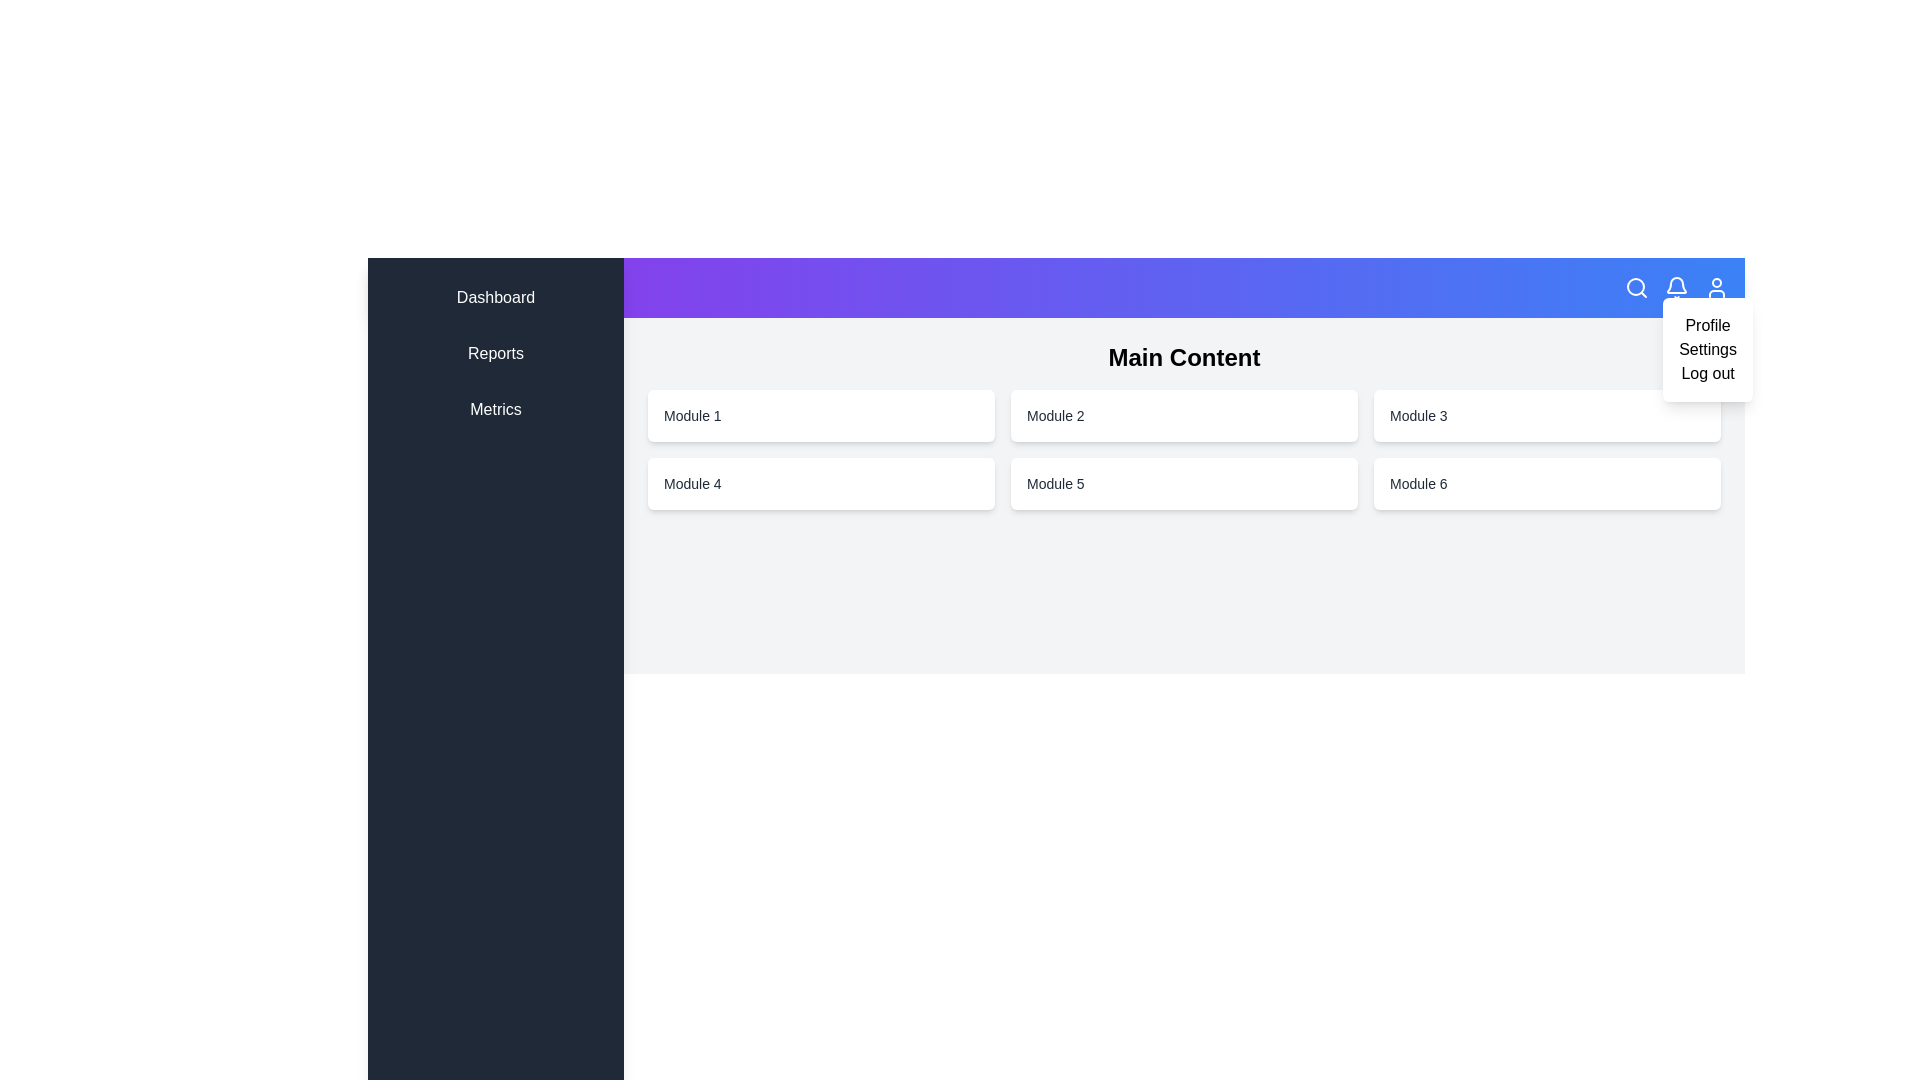 This screenshot has height=1080, width=1920. What do you see at coordinates (1707, 349) in the screenshot?
I see `the 'Settings' text label in the dropdown menu` at bounding box center [1707, 349].